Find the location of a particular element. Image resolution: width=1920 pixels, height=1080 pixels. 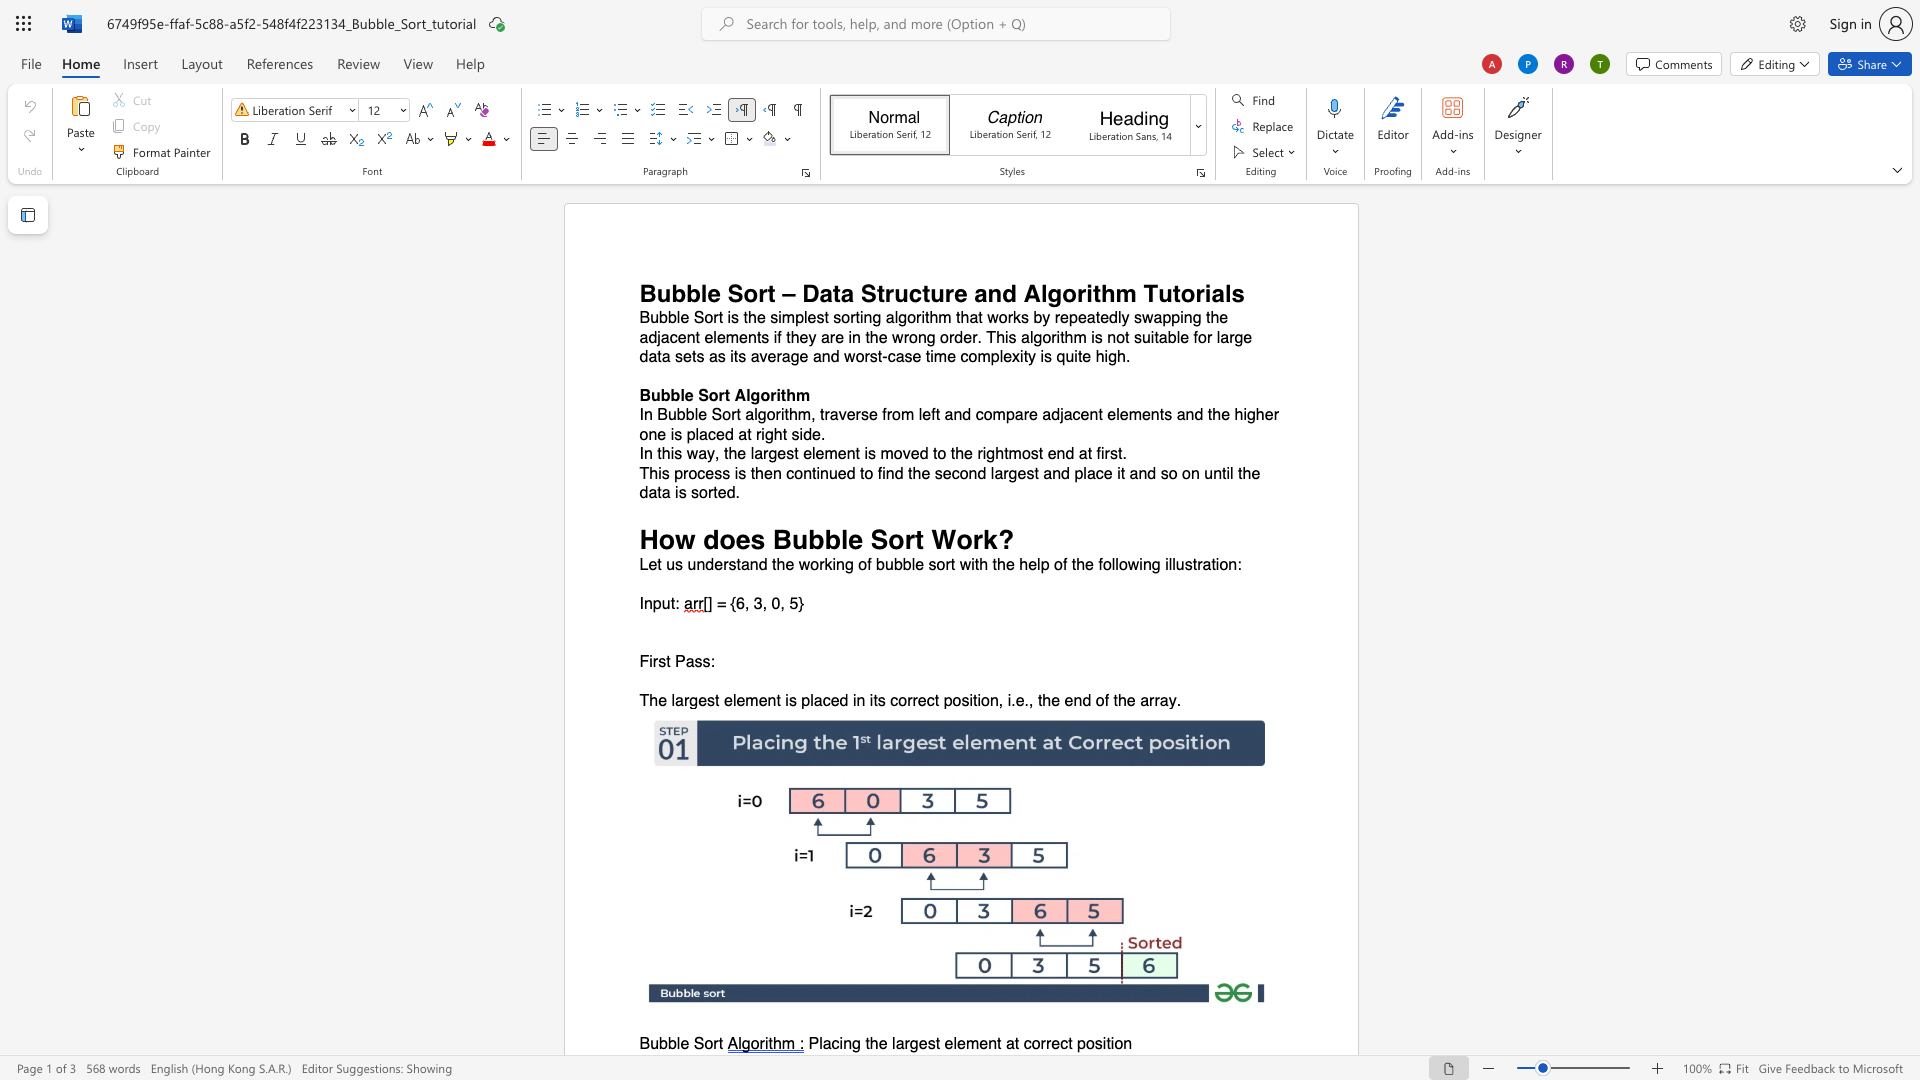

the 1th character "]" in the text is located at coordinates (710, 603).